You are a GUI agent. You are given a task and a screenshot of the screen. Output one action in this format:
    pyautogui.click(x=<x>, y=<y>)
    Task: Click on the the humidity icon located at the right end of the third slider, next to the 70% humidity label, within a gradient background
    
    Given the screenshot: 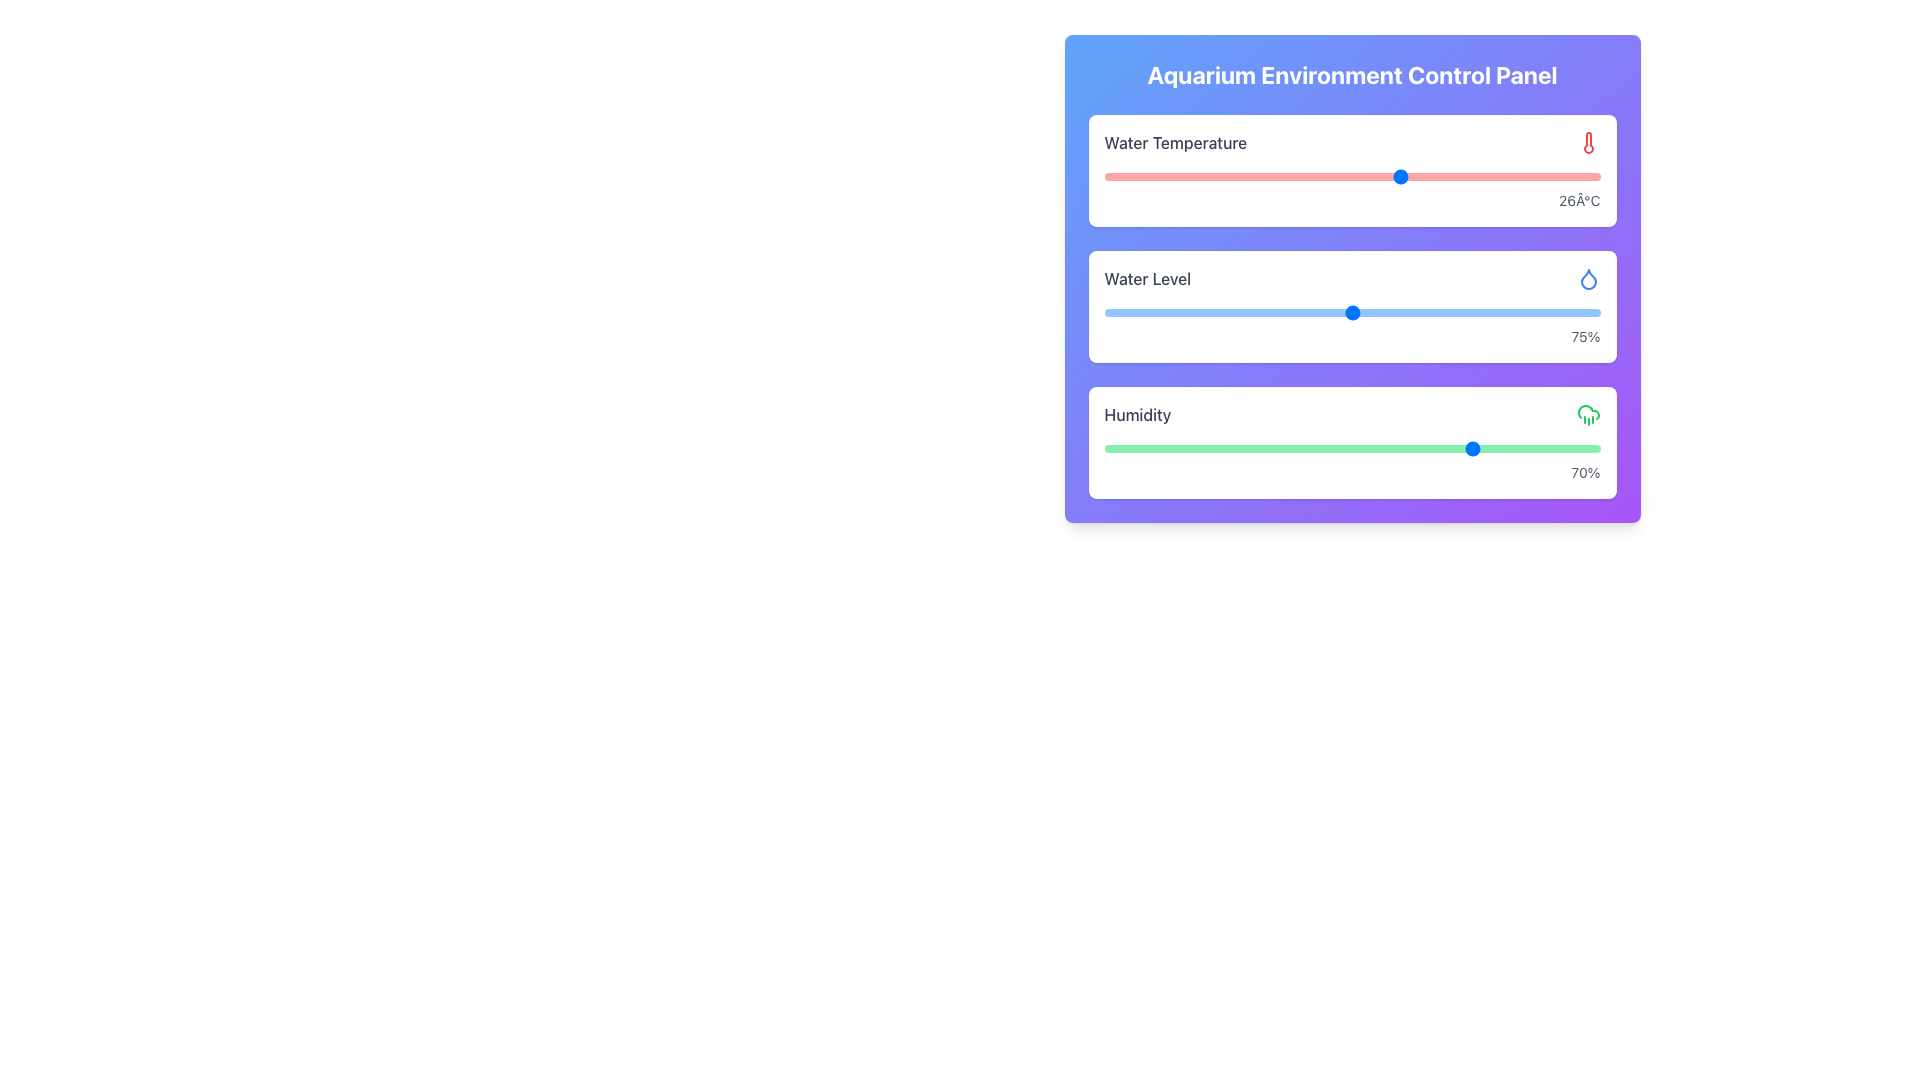 What is the action you would take?
    pyautogui.click(x=1587, y=279)
    